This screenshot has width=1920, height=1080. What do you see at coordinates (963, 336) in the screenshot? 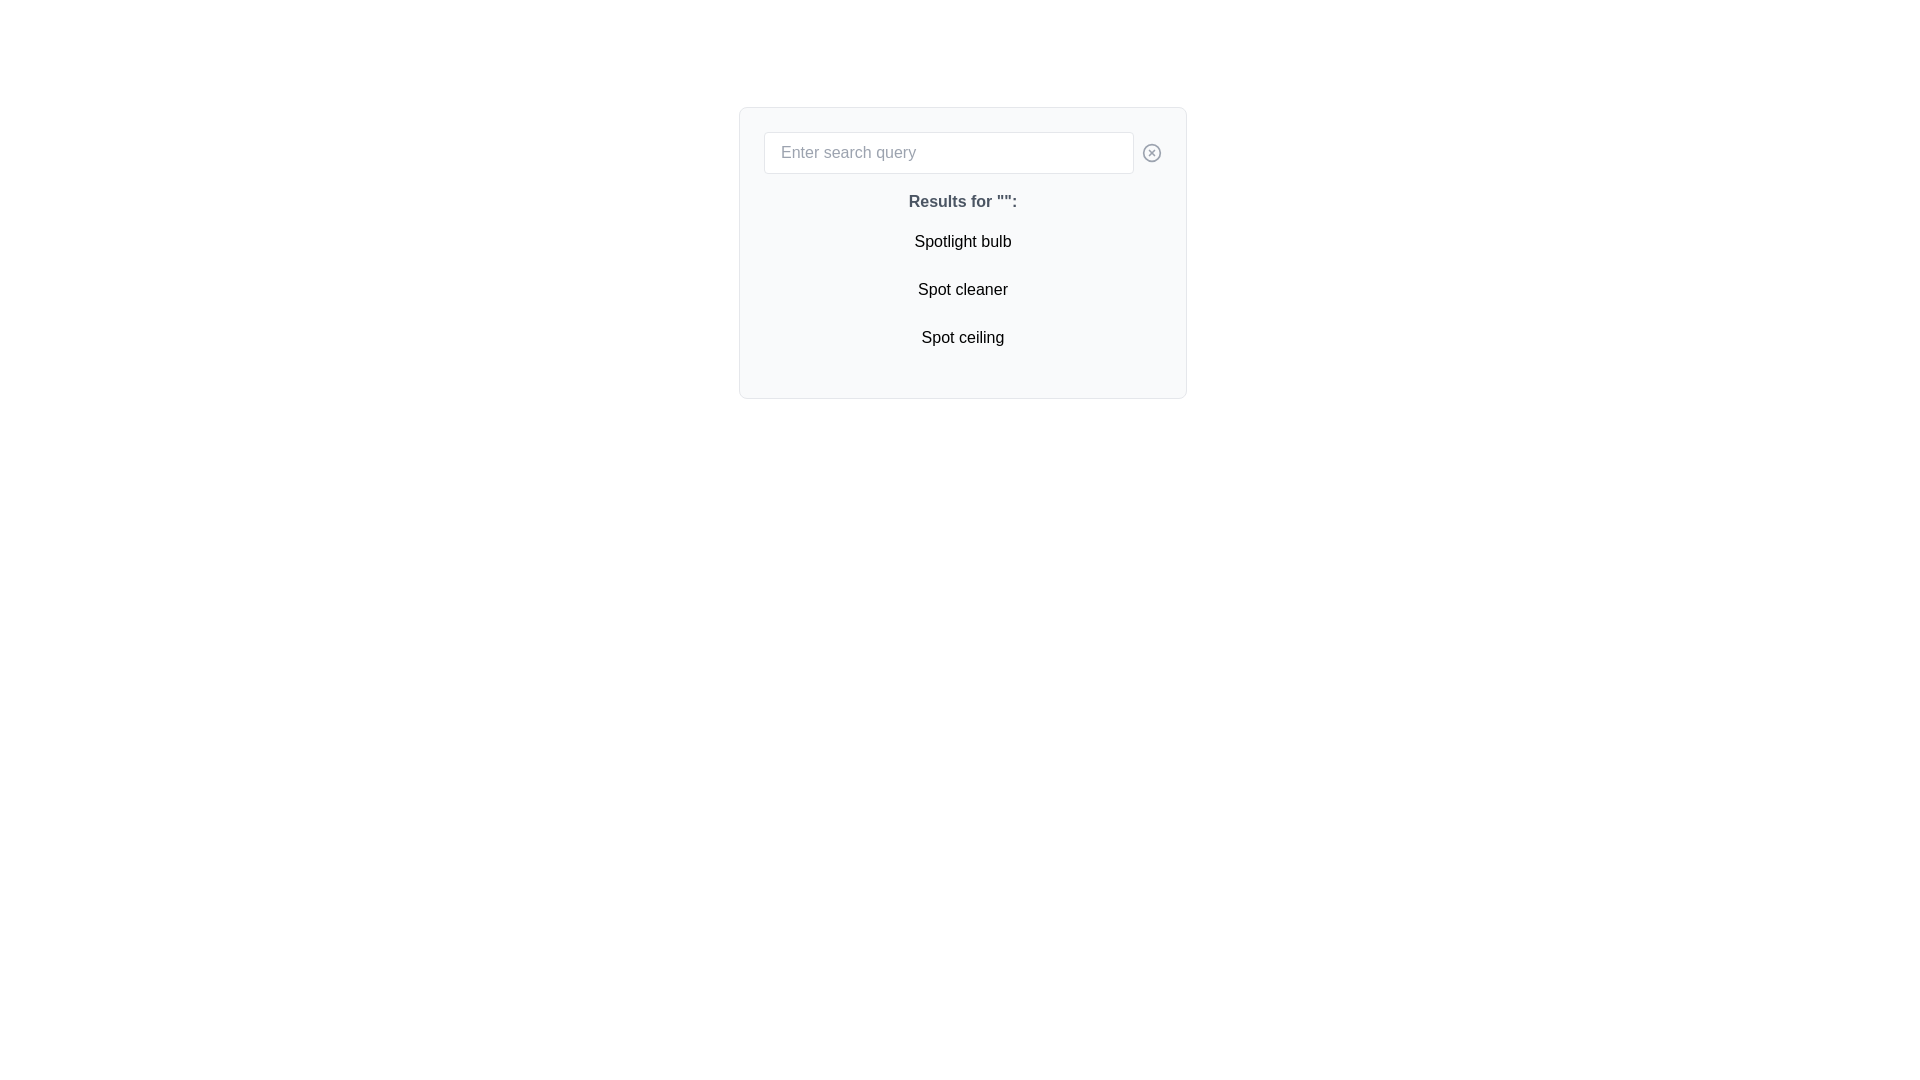
I see `the letter 'c' in the word 'ceiling' of the third line of the search results list, which is part of the 'Spot ceiling' entry` at bounding box center [963, 336].